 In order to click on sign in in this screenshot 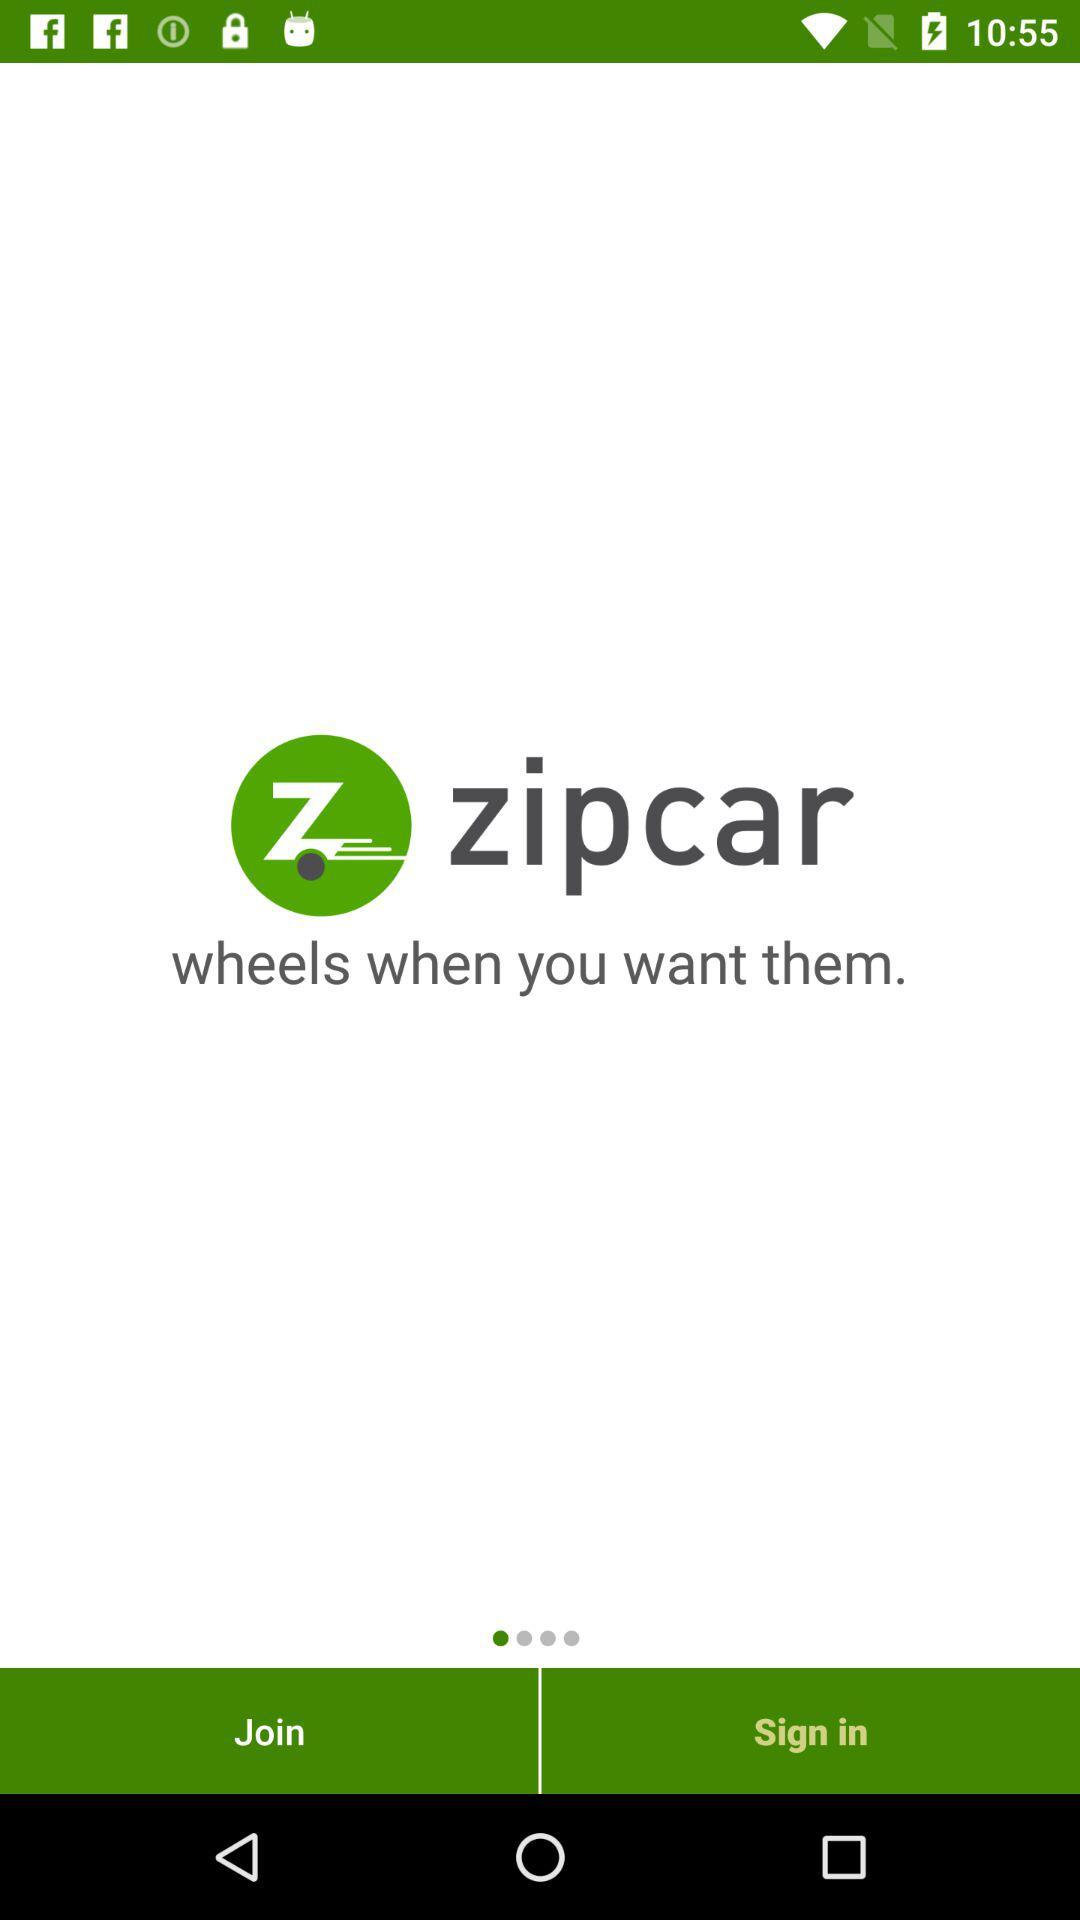, I will do `click(810, 1730)`.